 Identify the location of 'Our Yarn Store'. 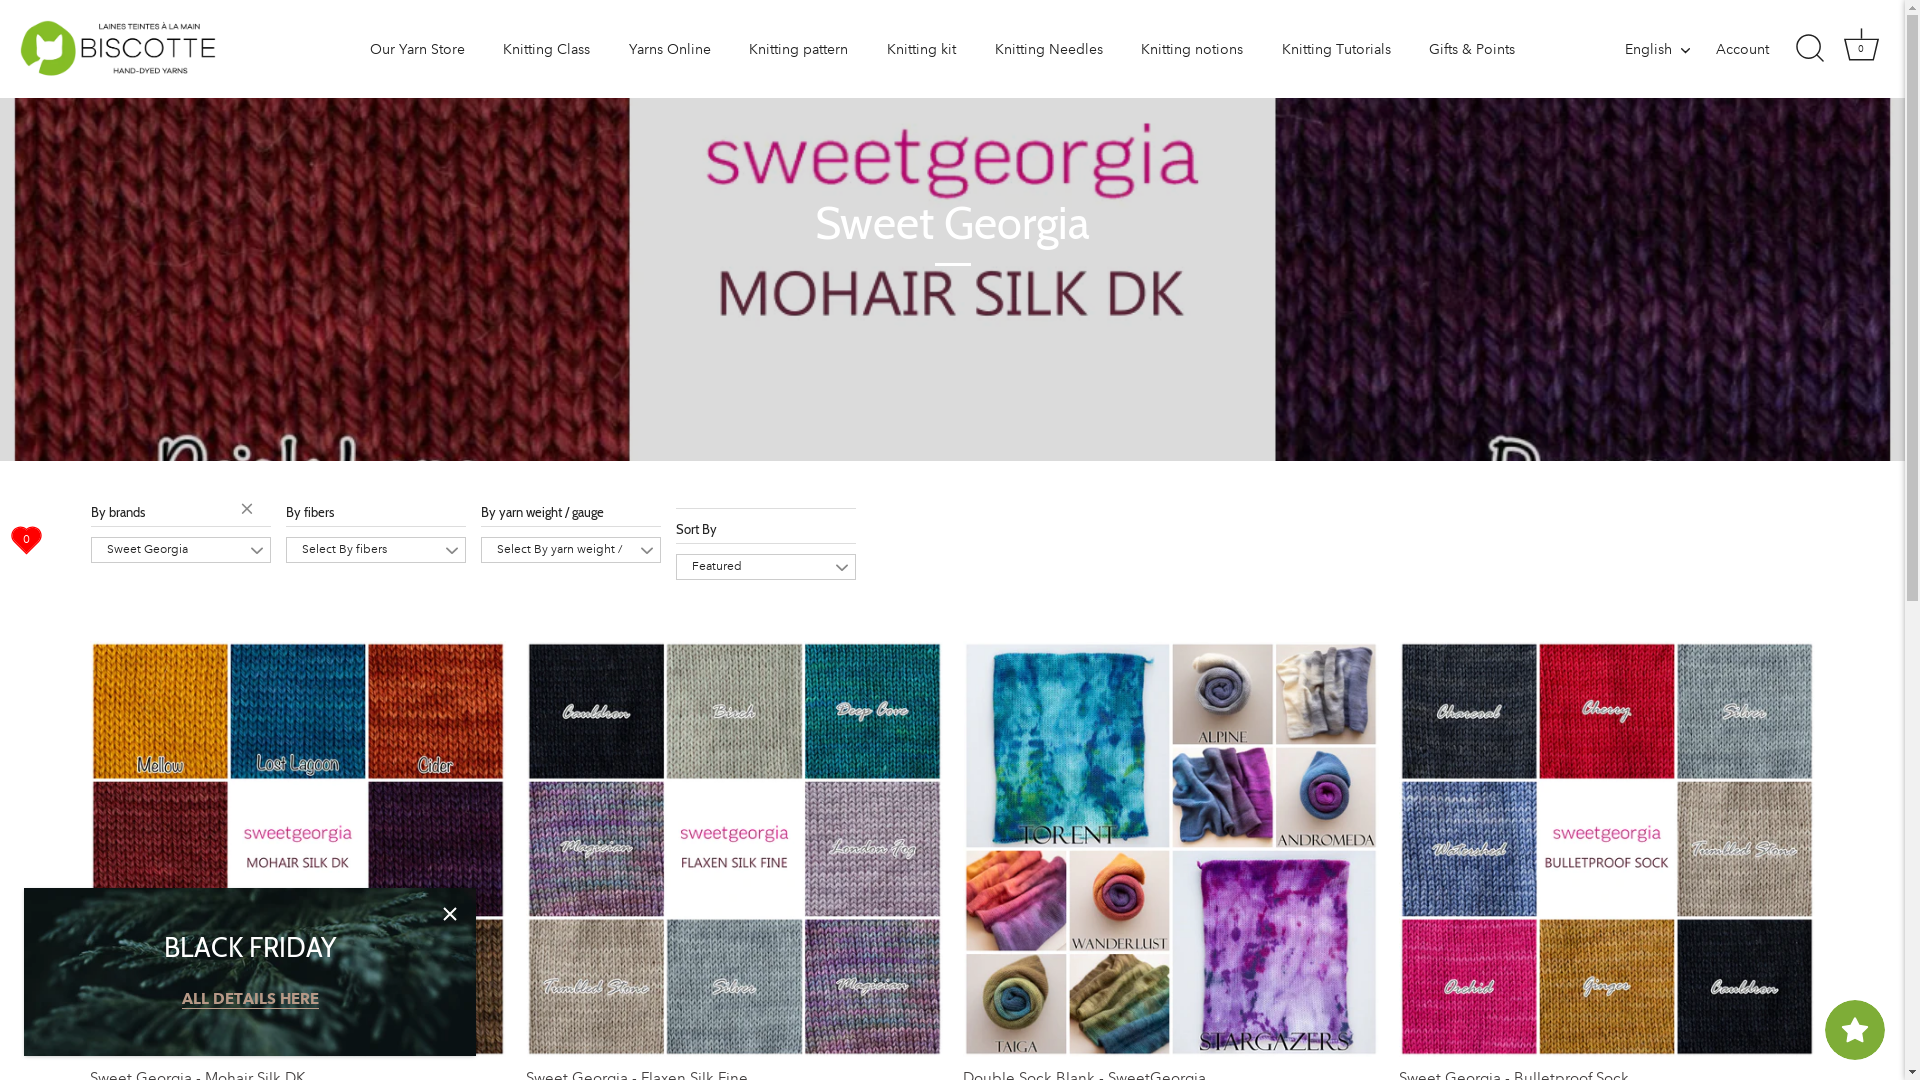
(416, 48).